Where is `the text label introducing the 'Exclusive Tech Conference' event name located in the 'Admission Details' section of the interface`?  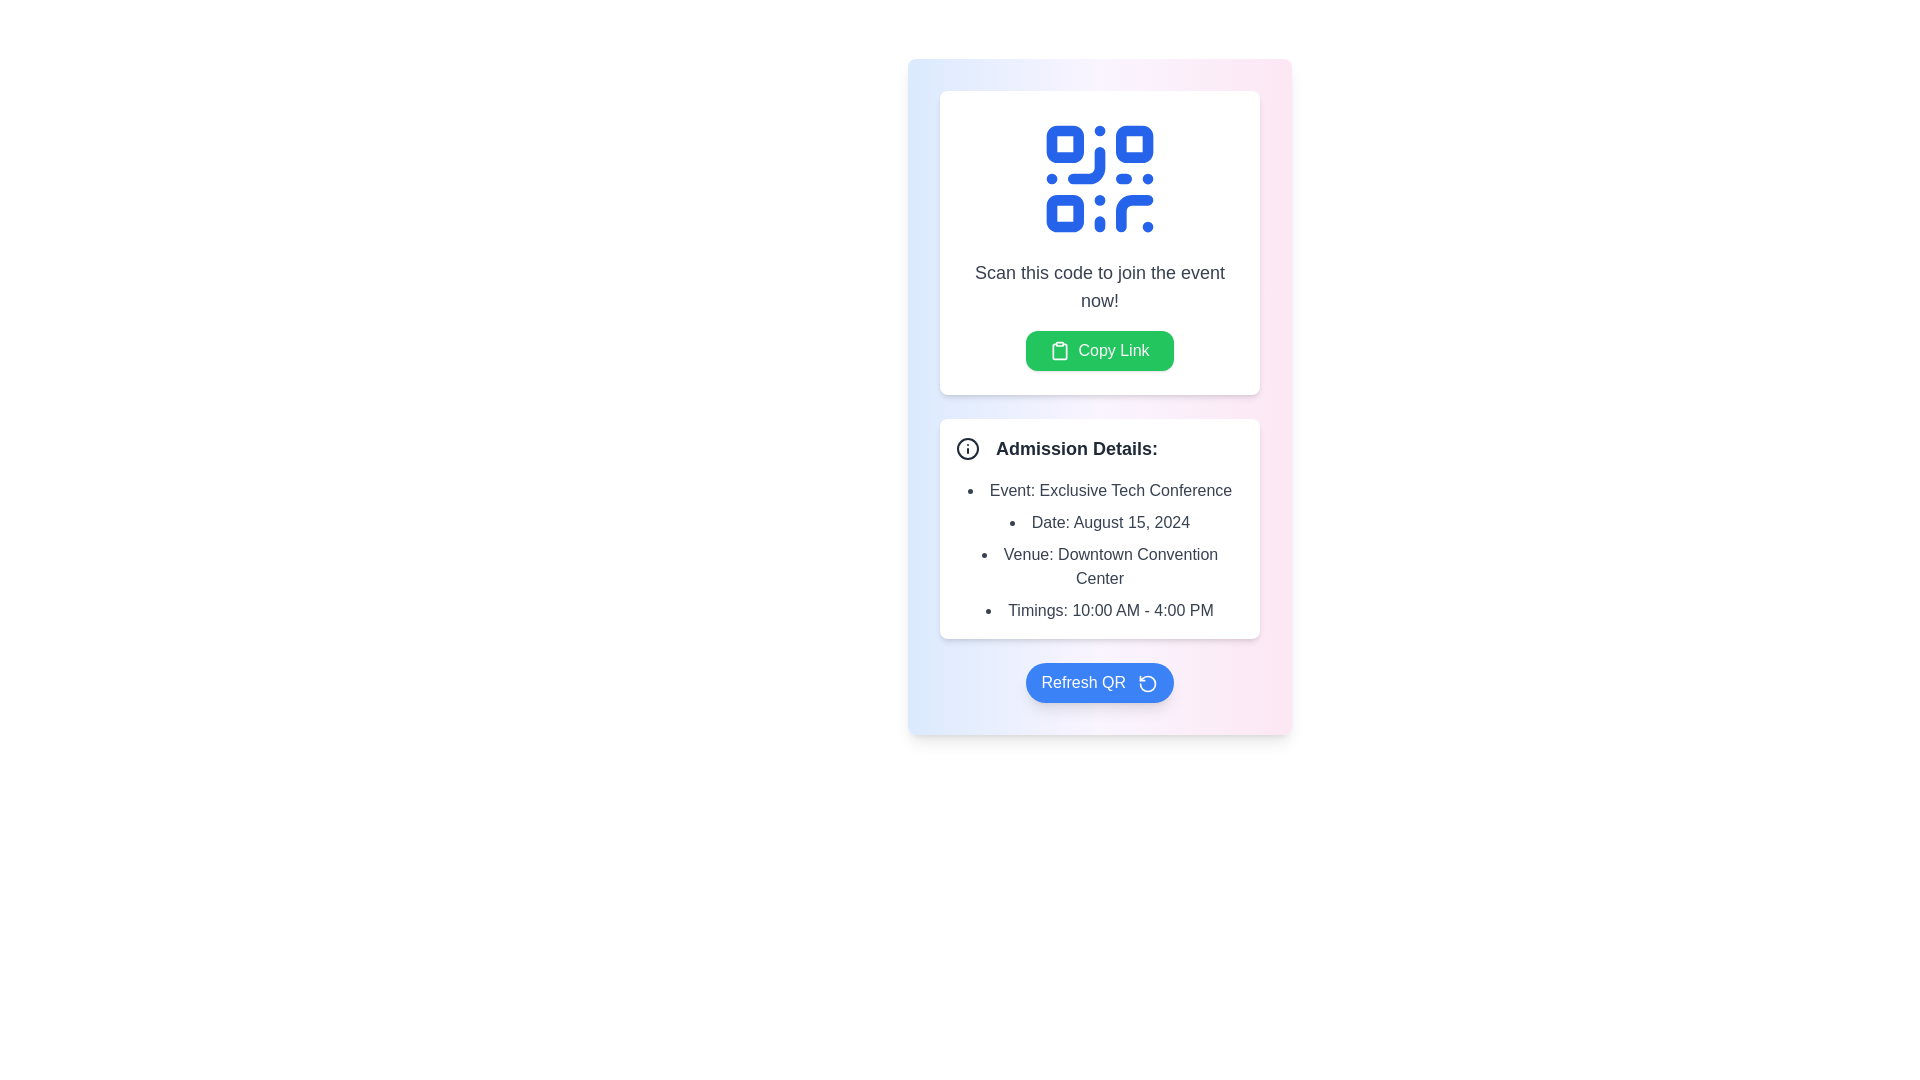
the text label introducing the 'Exclusive Tech Conference' event name located in the 'Admission Details' section of the interface is located at coordinates (1012, 490).